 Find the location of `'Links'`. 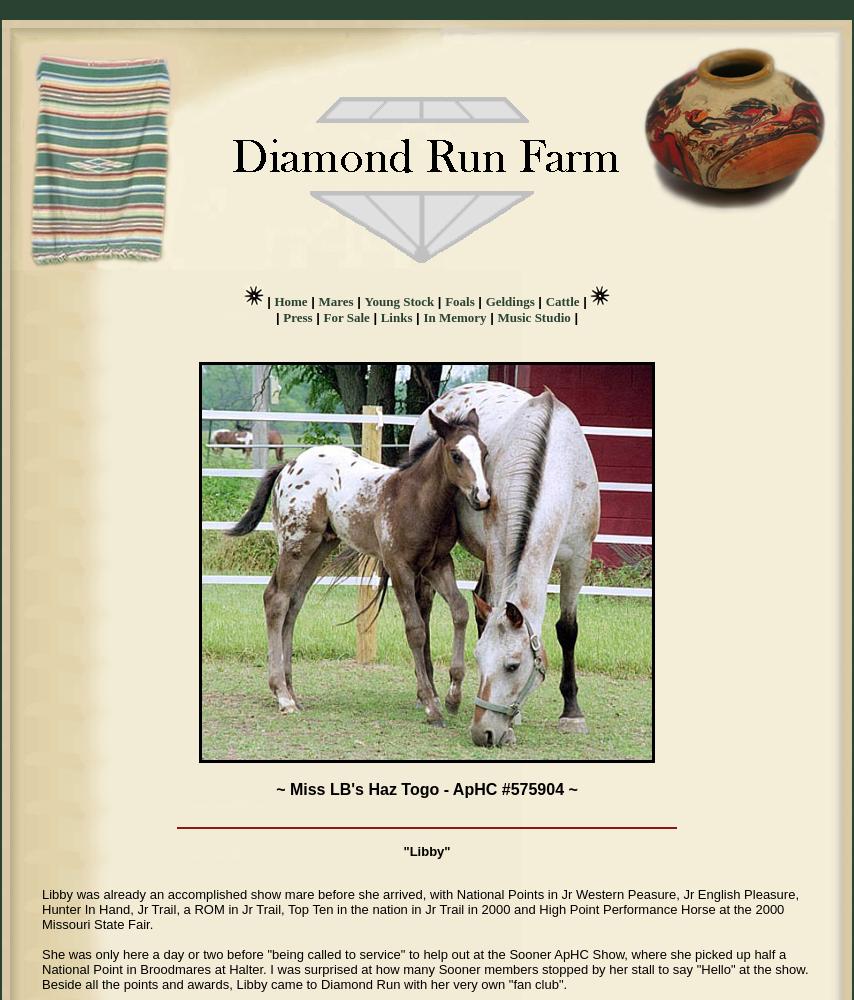

'Links' is located at coordinates (379, 316).